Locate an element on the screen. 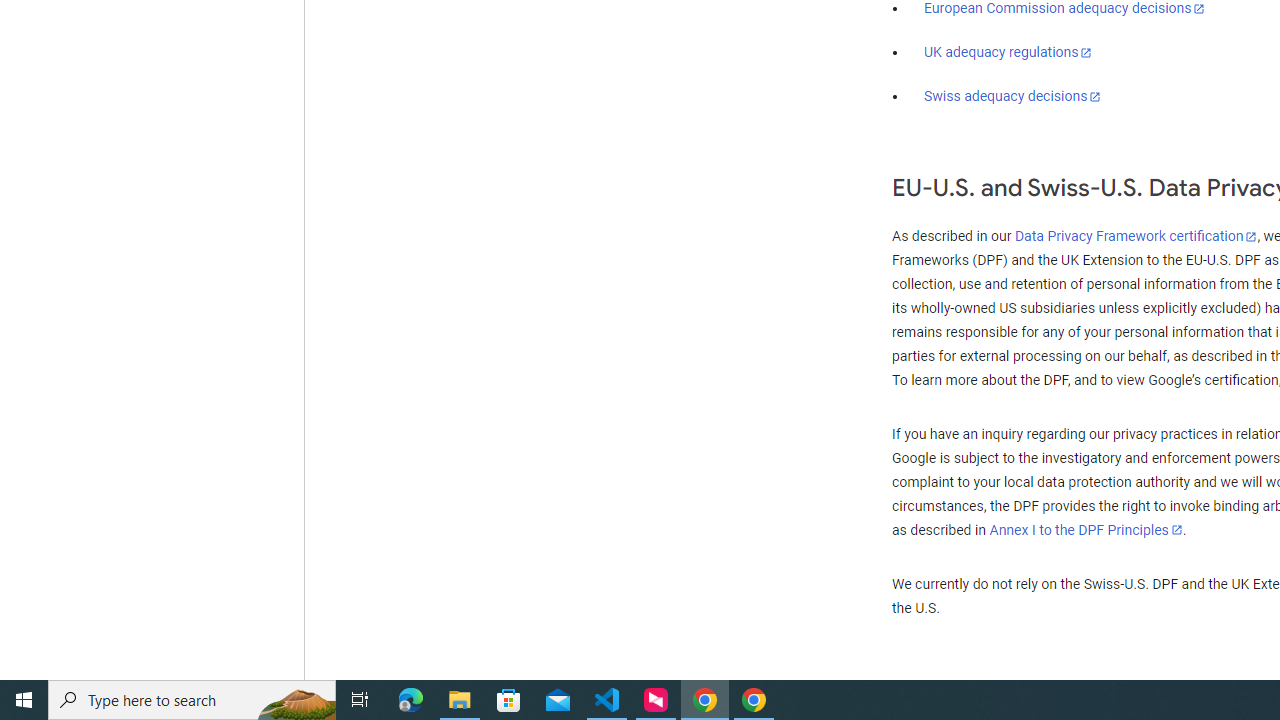 The image size is (1280, 720). 'UK adequacy regulations' is located at coordinates (1008, 51).